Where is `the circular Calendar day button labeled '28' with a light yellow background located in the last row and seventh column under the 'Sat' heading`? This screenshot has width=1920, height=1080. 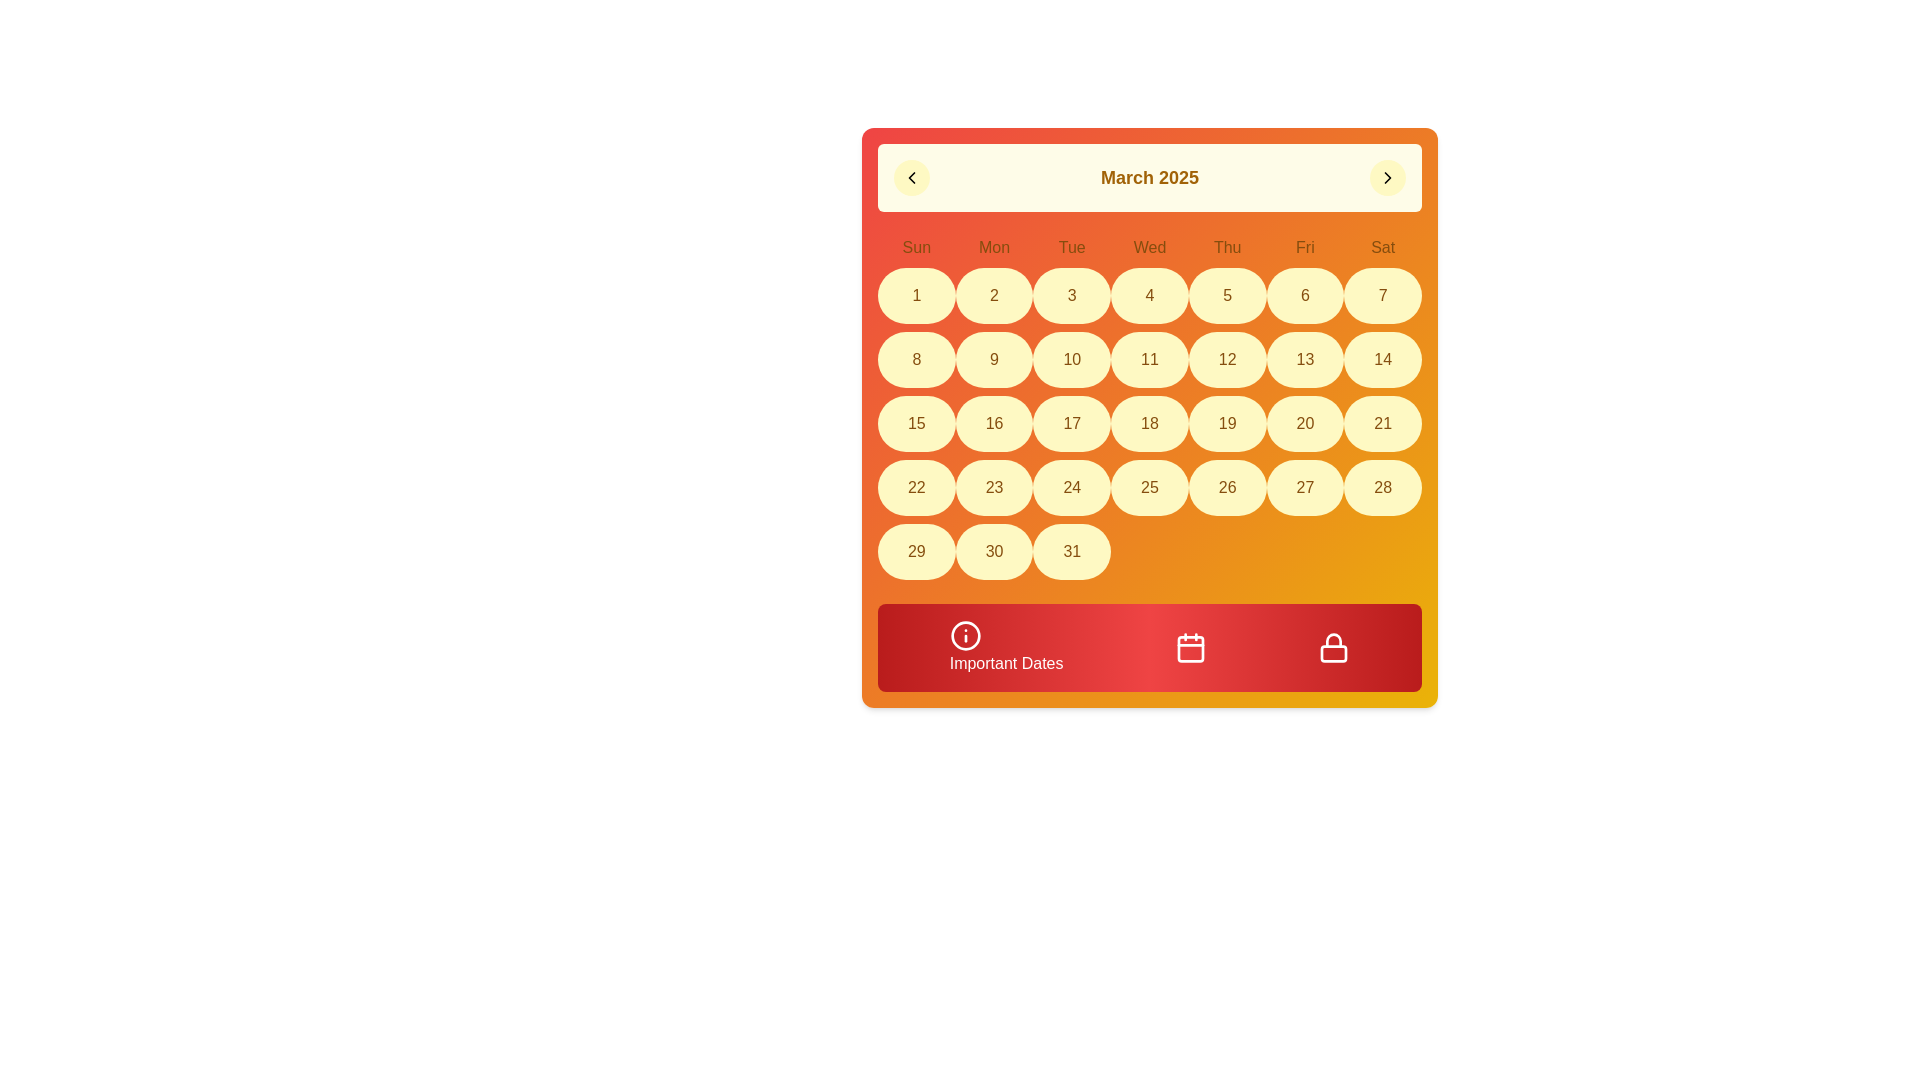
the circular Calendar day button labeled '28' with a light yellow background located in the last row and seventh column under the 'Sat' heading is located at coordinates (1382, 488).